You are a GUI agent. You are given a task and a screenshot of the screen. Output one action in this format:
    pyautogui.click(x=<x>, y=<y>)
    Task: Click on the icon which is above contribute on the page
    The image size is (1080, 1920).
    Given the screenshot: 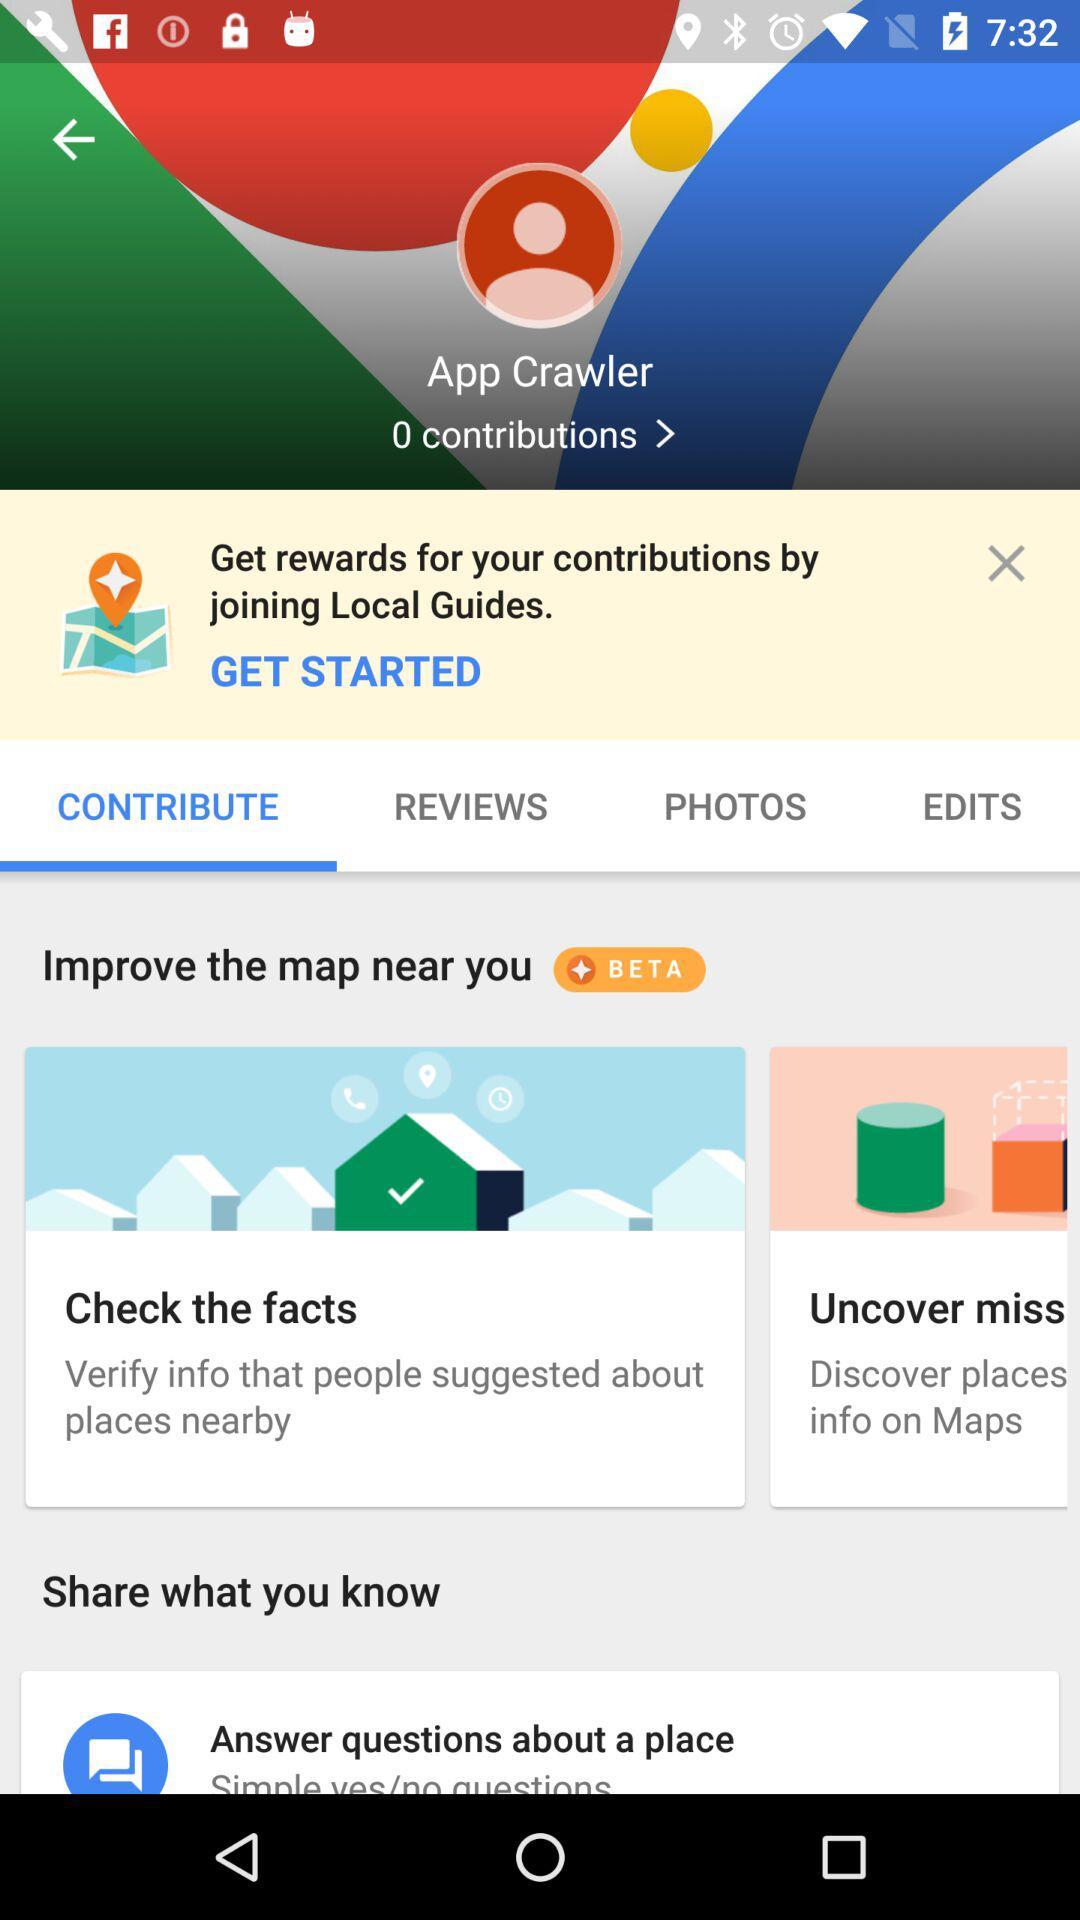 What is the action you would take?
    pyautogui.click(x=115, y=613)
    